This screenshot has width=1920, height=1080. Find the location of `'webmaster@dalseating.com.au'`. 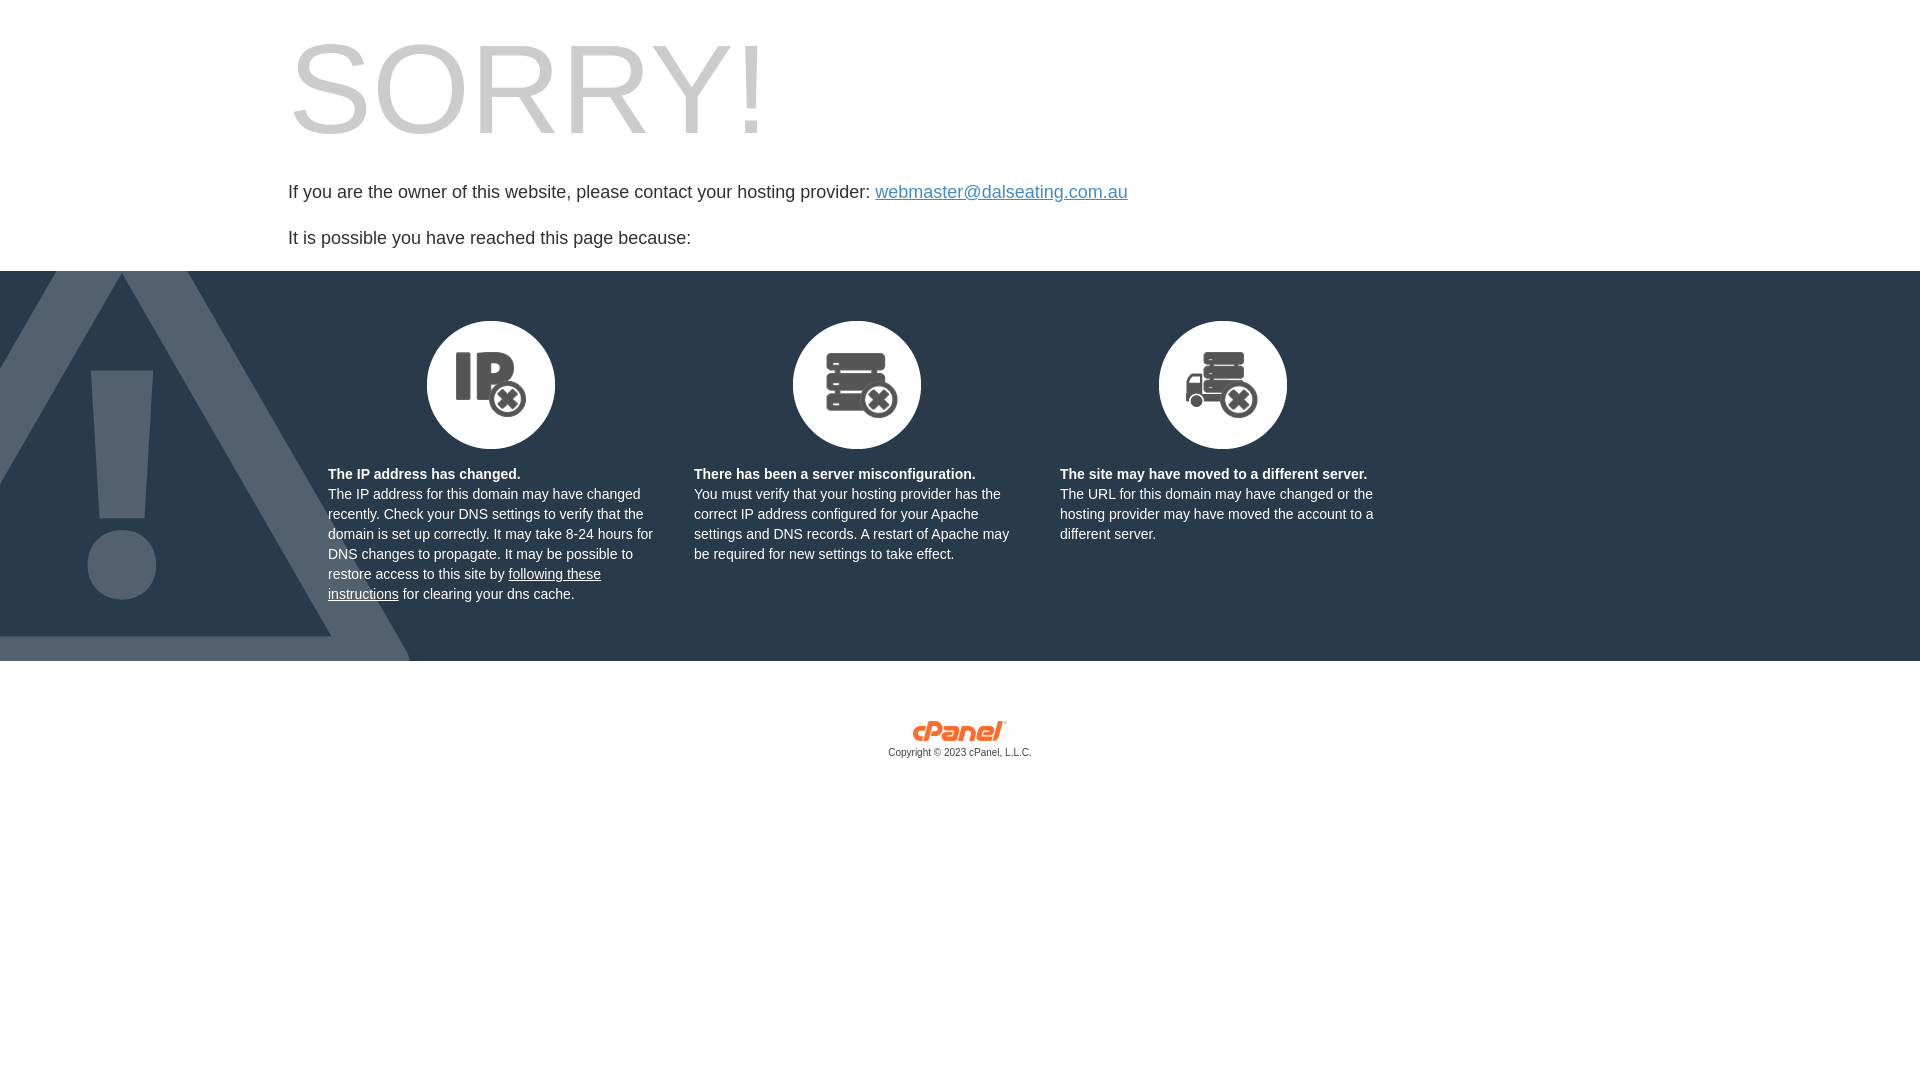

'webmaster@dalseating.com.au' is located at coordinates (1001, 192).